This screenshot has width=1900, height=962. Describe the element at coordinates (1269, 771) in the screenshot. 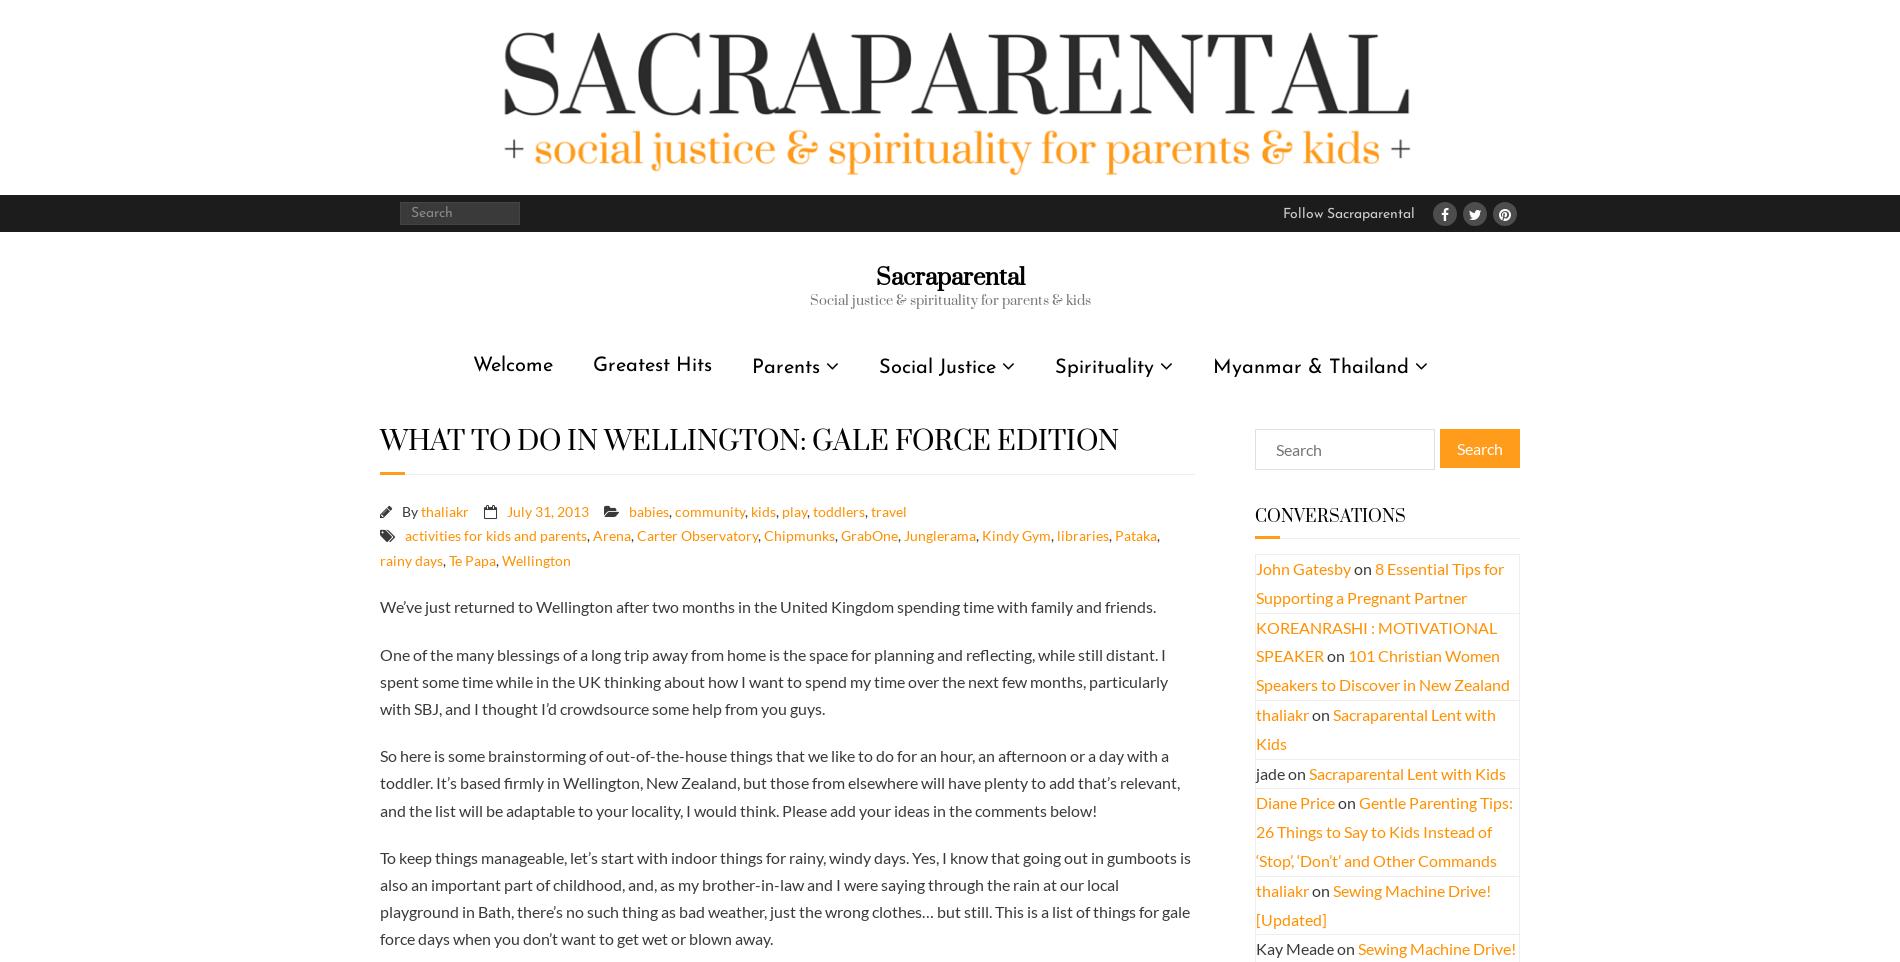

I see `'jade'` at that location.